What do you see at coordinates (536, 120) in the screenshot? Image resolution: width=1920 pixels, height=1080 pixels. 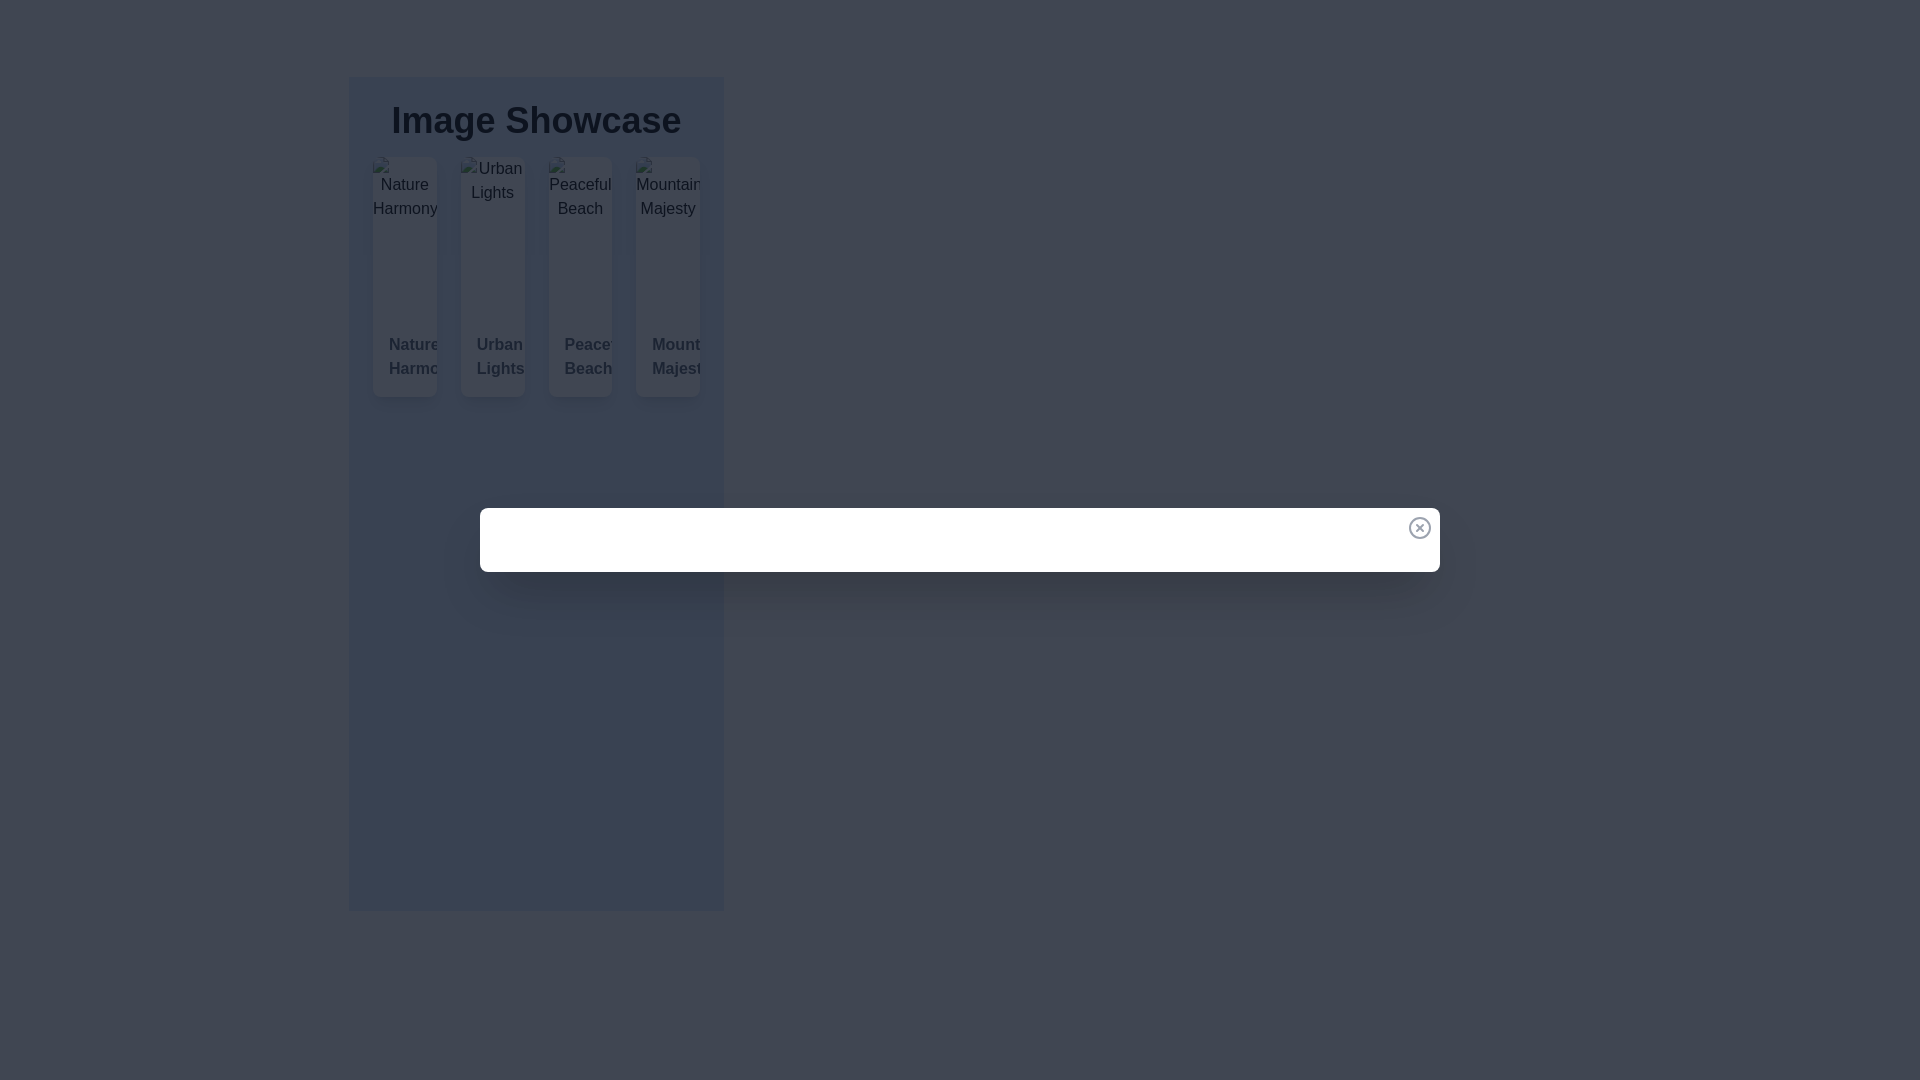 I see `the Static text header which serves as the title for the section, located at the top center of the interface` at bounding box center [536, 120].